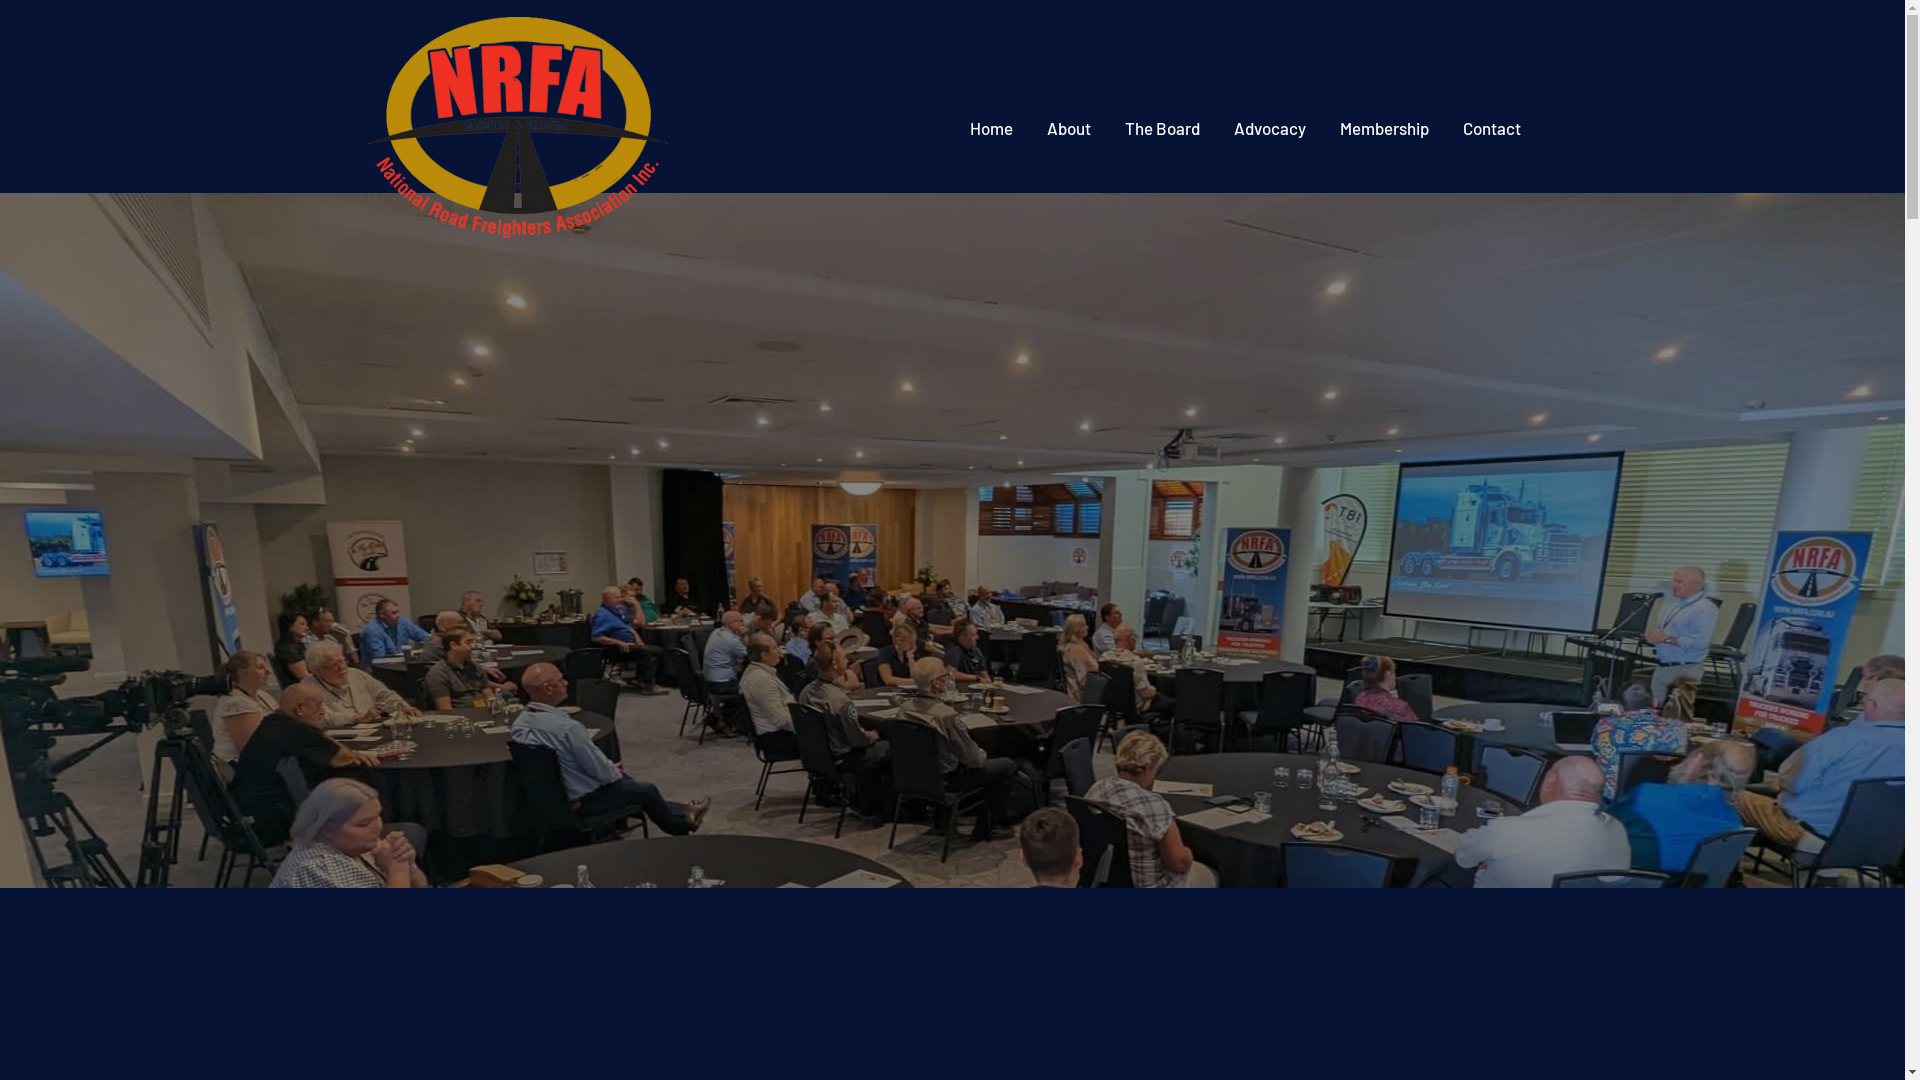 The height and width of the screenshot is (1080, 1920). What do you see at coordinates (1107, 127) in the screenshot?
I see `'The Board'` at bounding box center [1107, 127].